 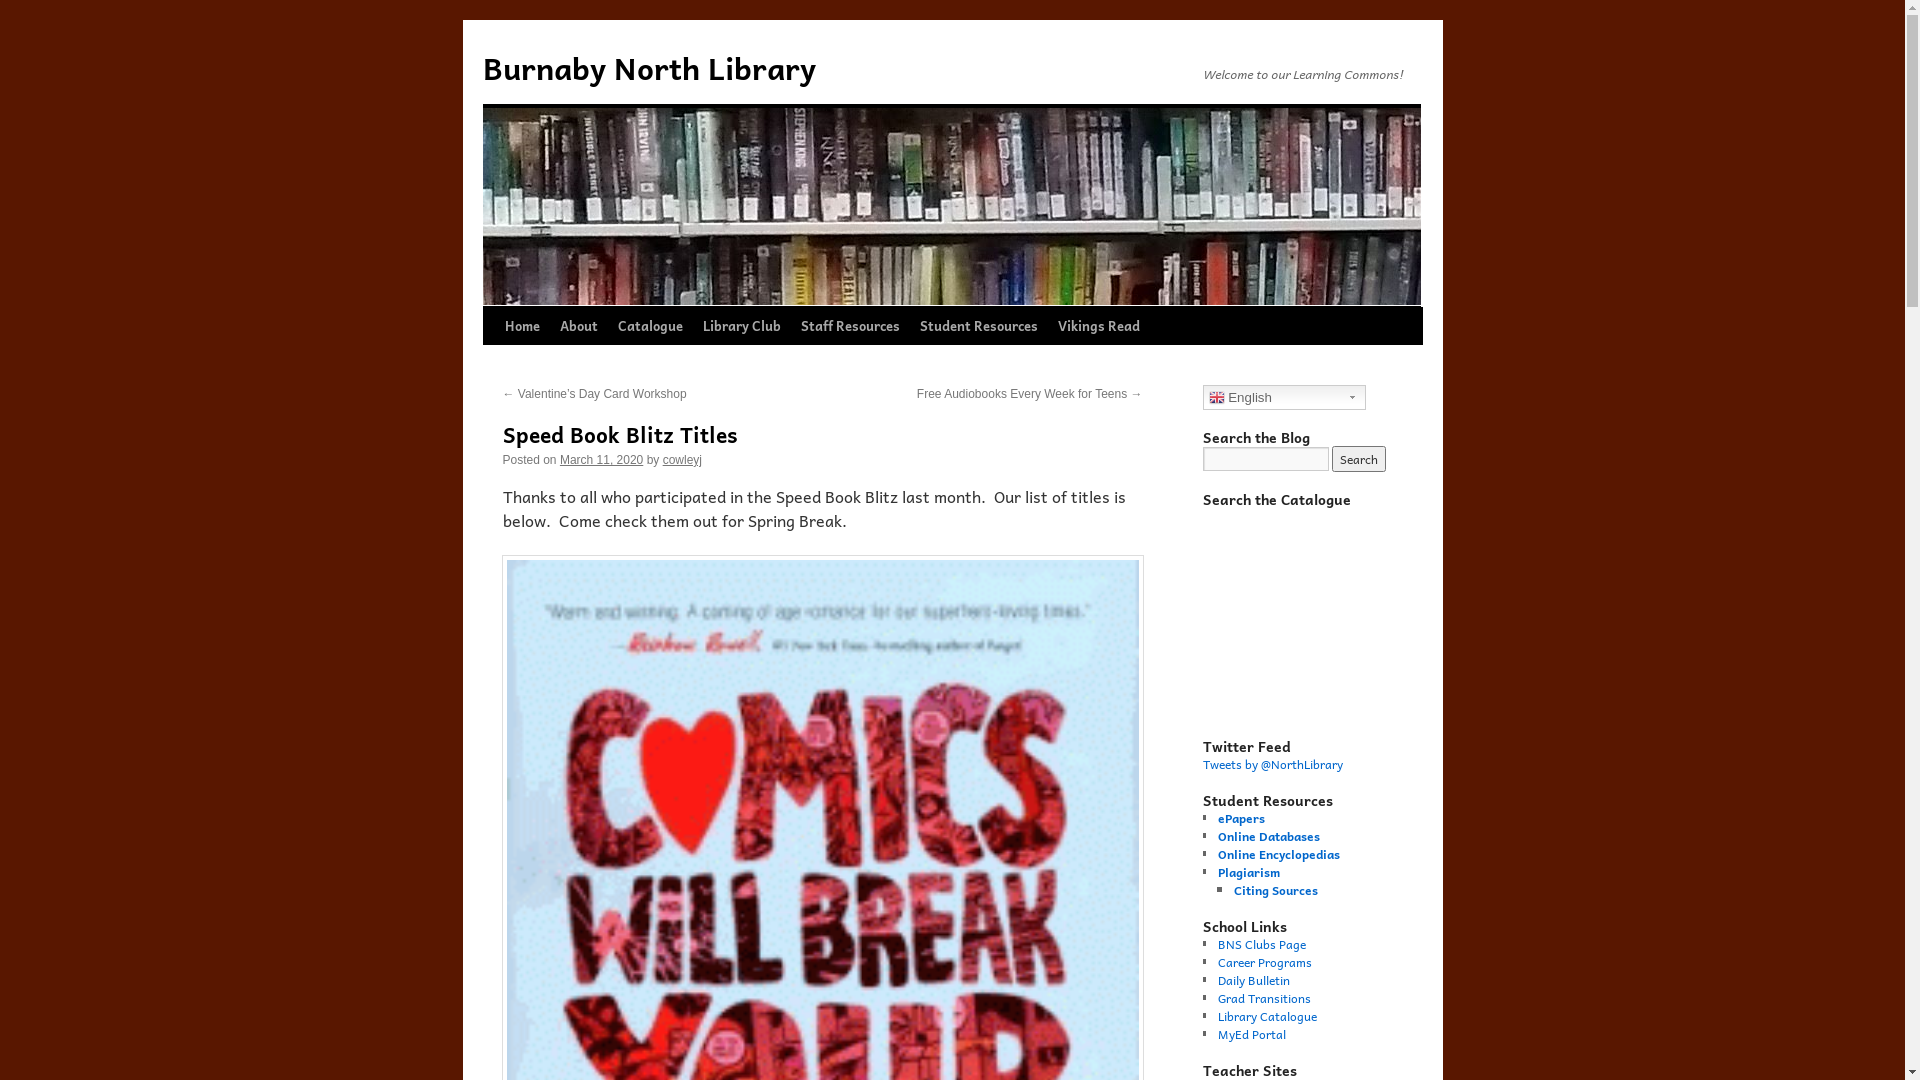 I want to click on 'English', so click(x=1283, y=397).